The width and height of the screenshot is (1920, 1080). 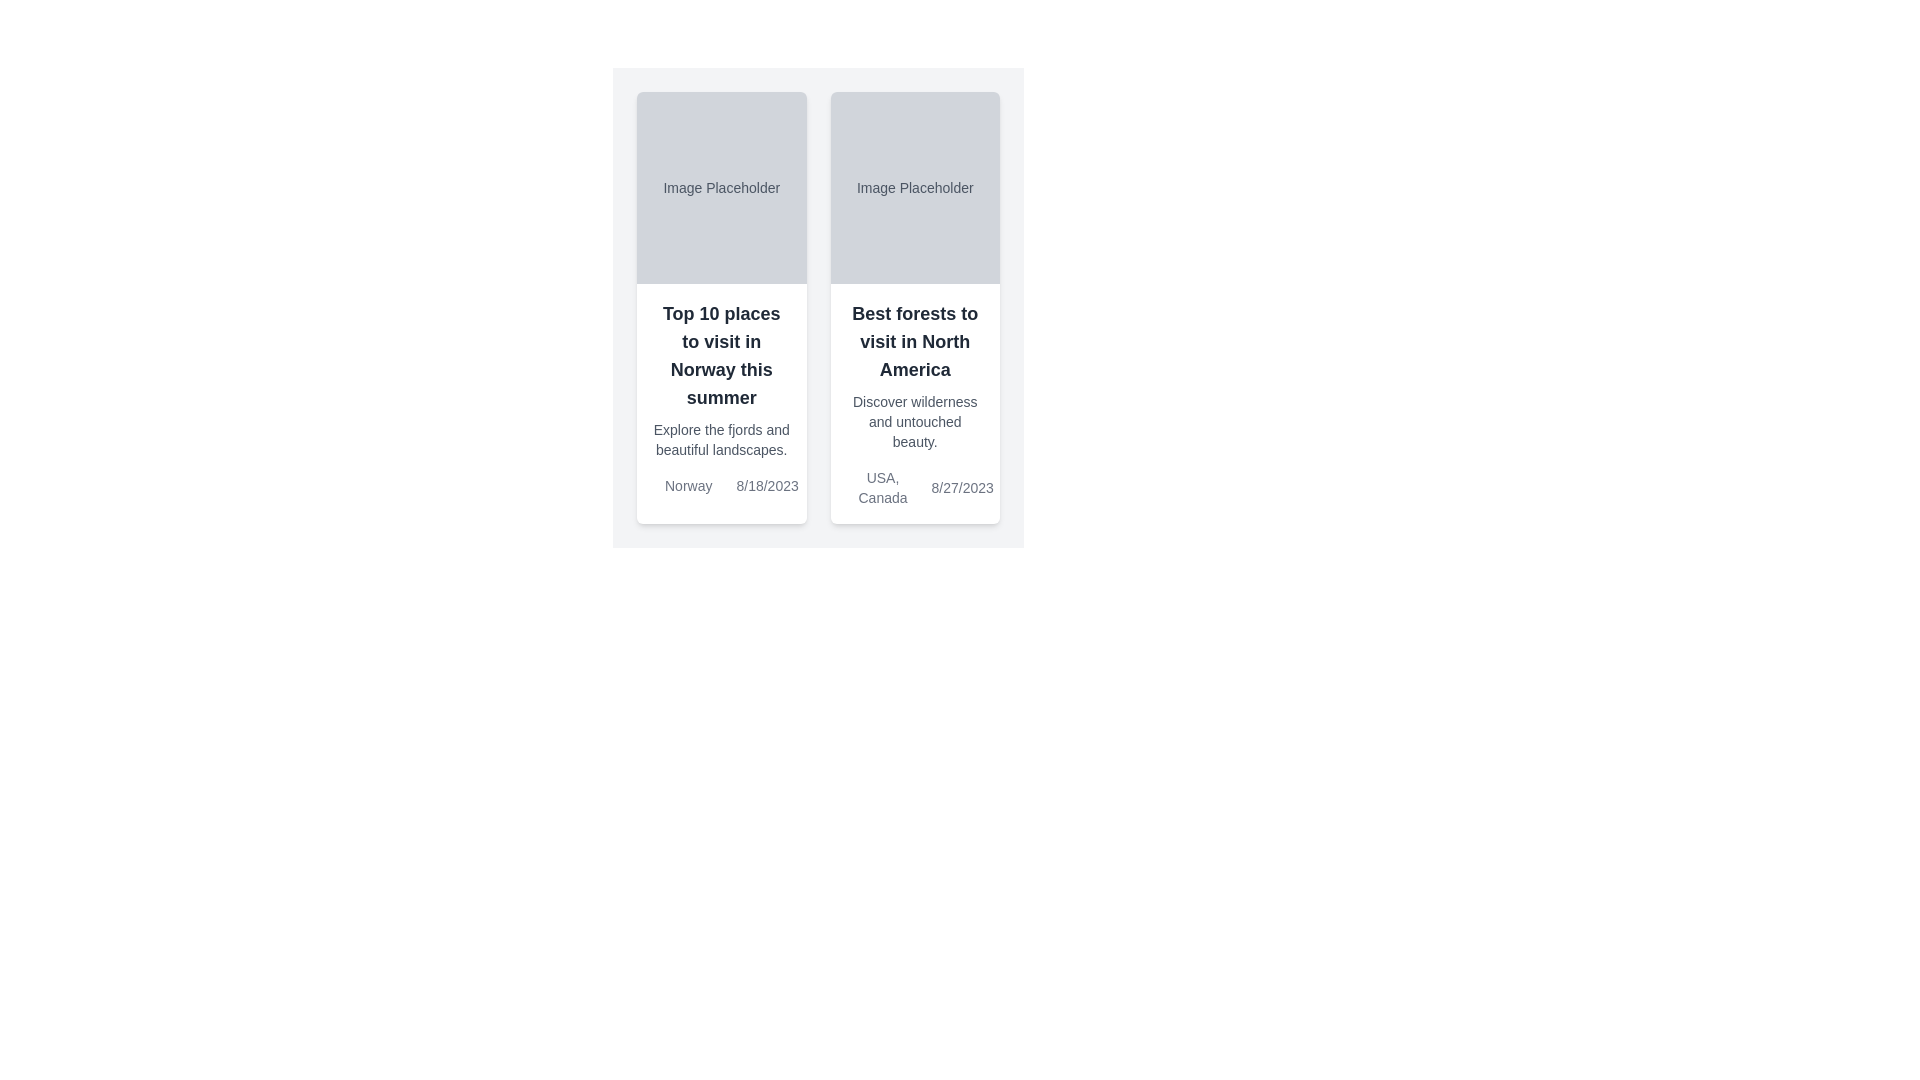 What do you see at coordinates (720, 397) in the screenshot?
I see `the card containing the text 'Top 10 places to visit in Norway this summer'` at bounding box center [720, 397].